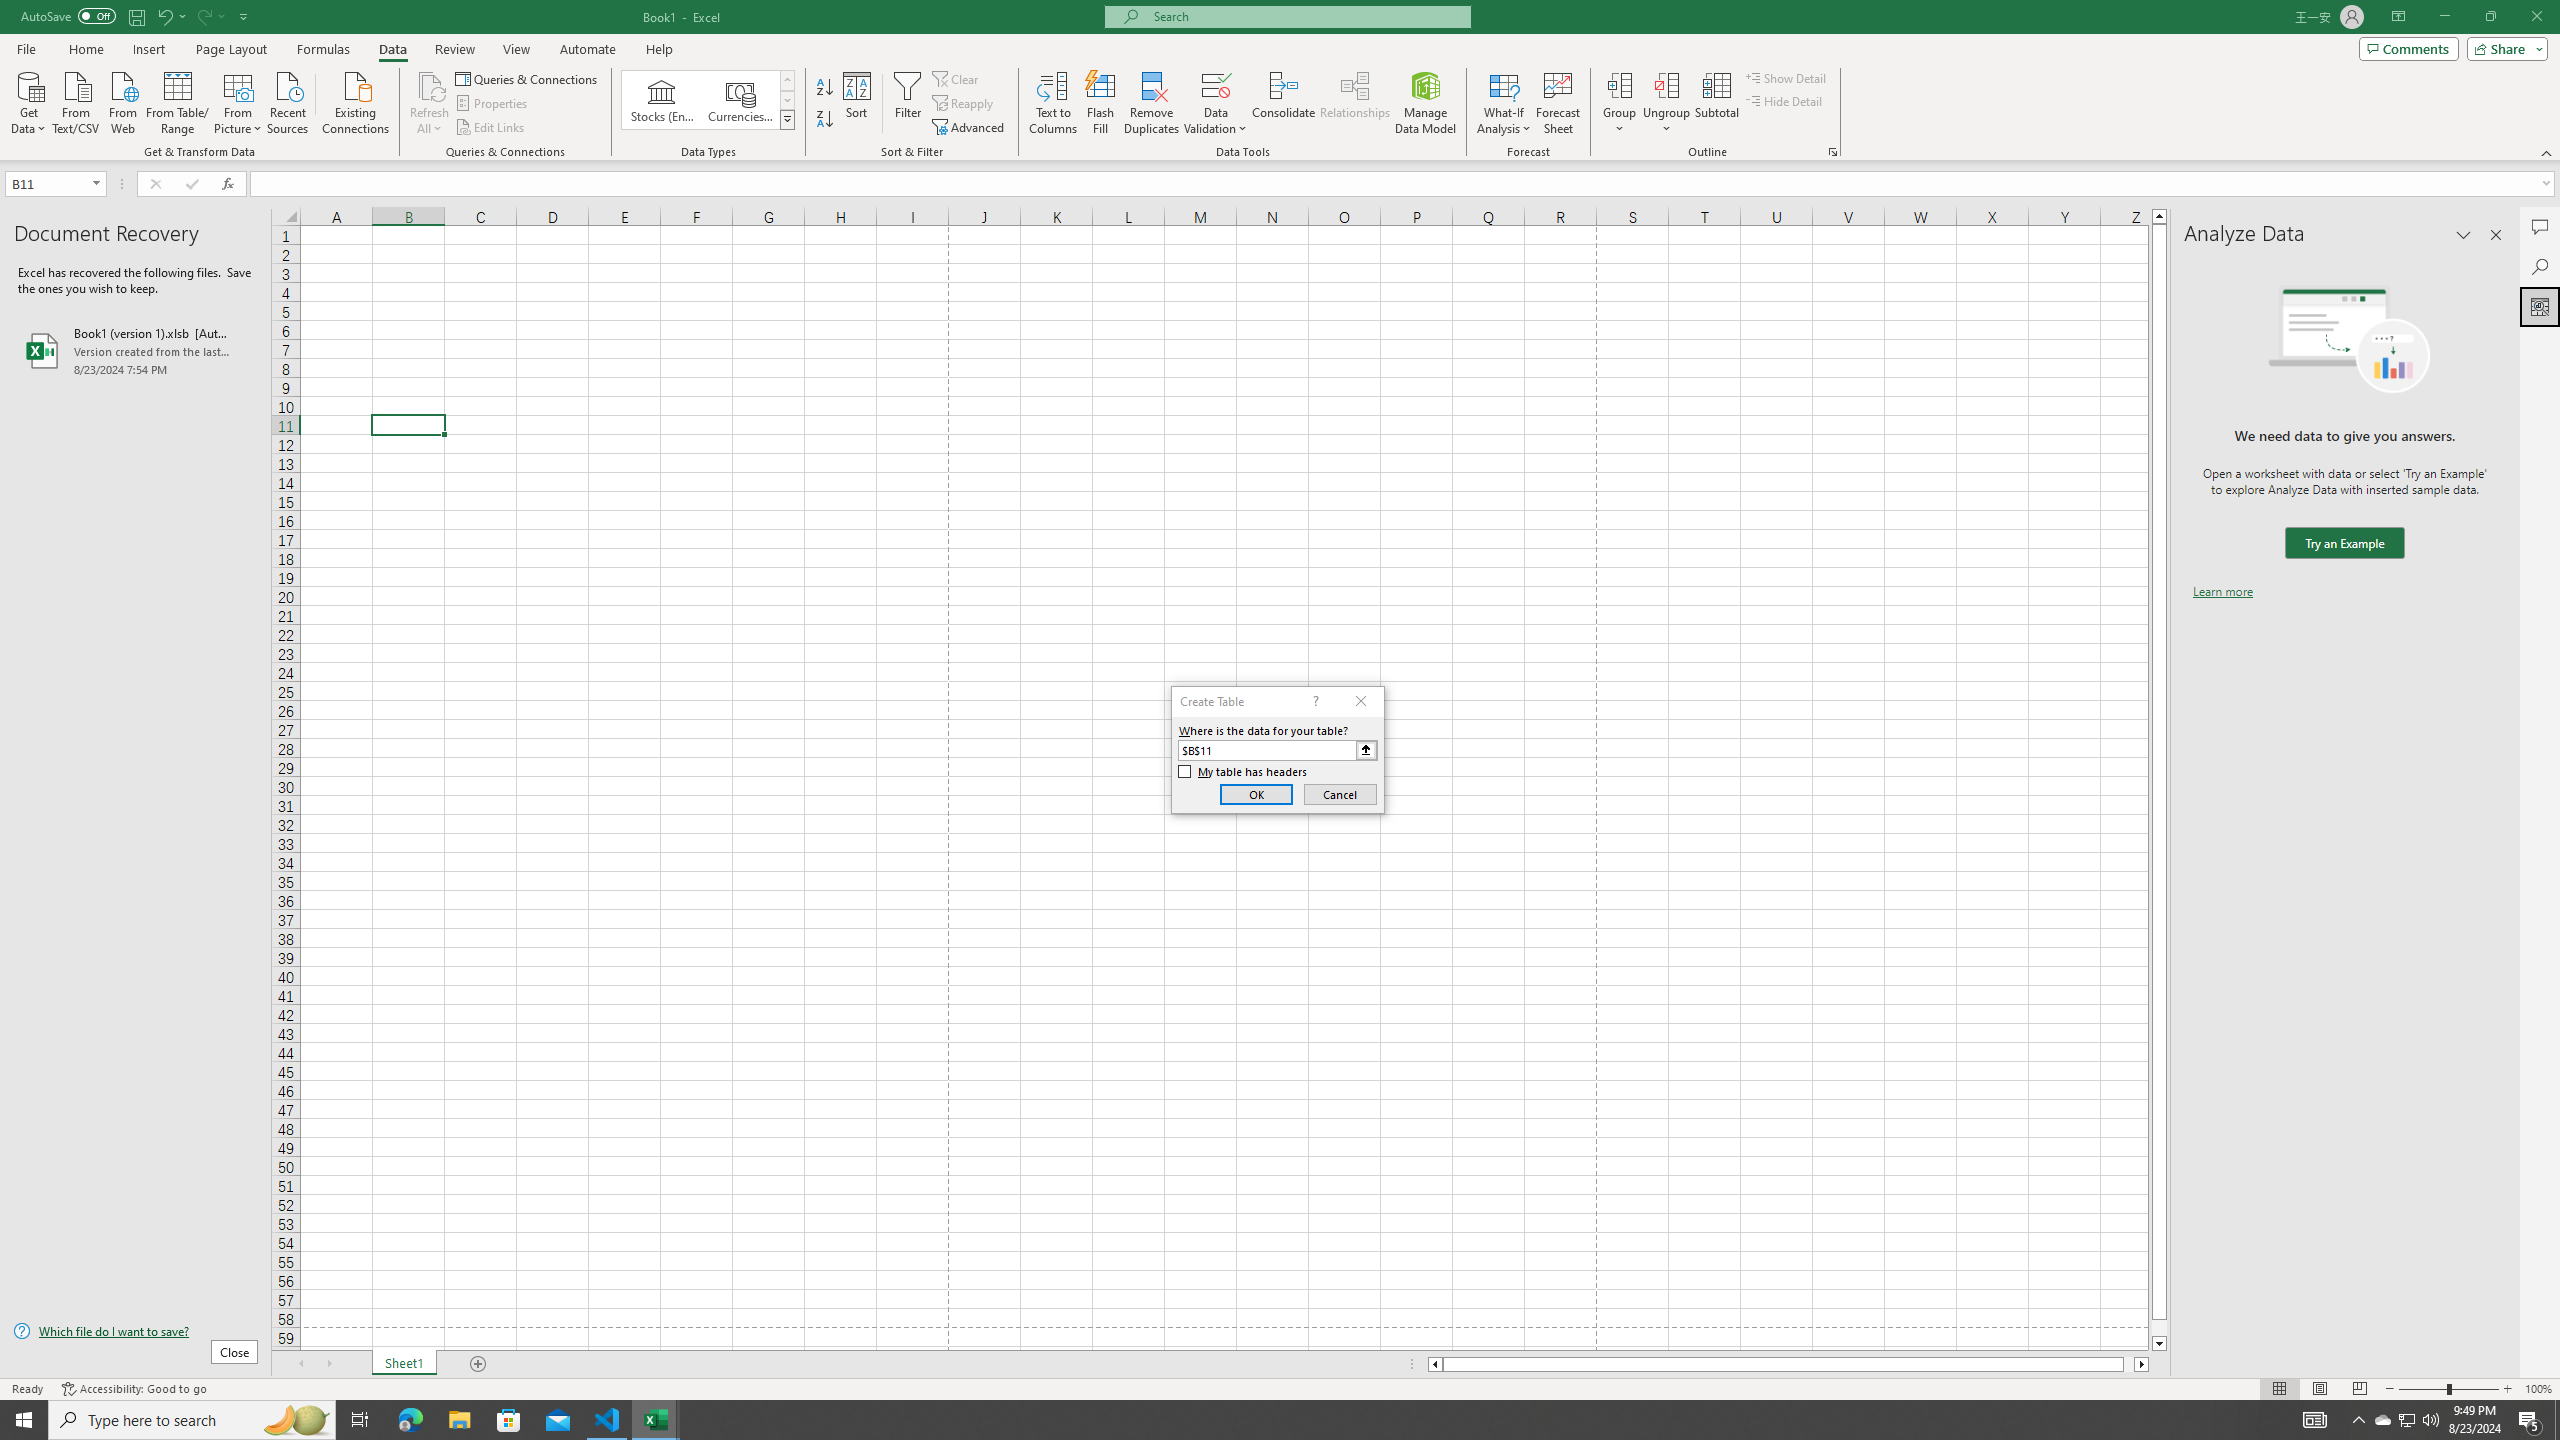  What do you see at coordinates (1557, 103) in the screenshot?
I see `'Forecast Sheet'` at bounding box center [1557, 103].